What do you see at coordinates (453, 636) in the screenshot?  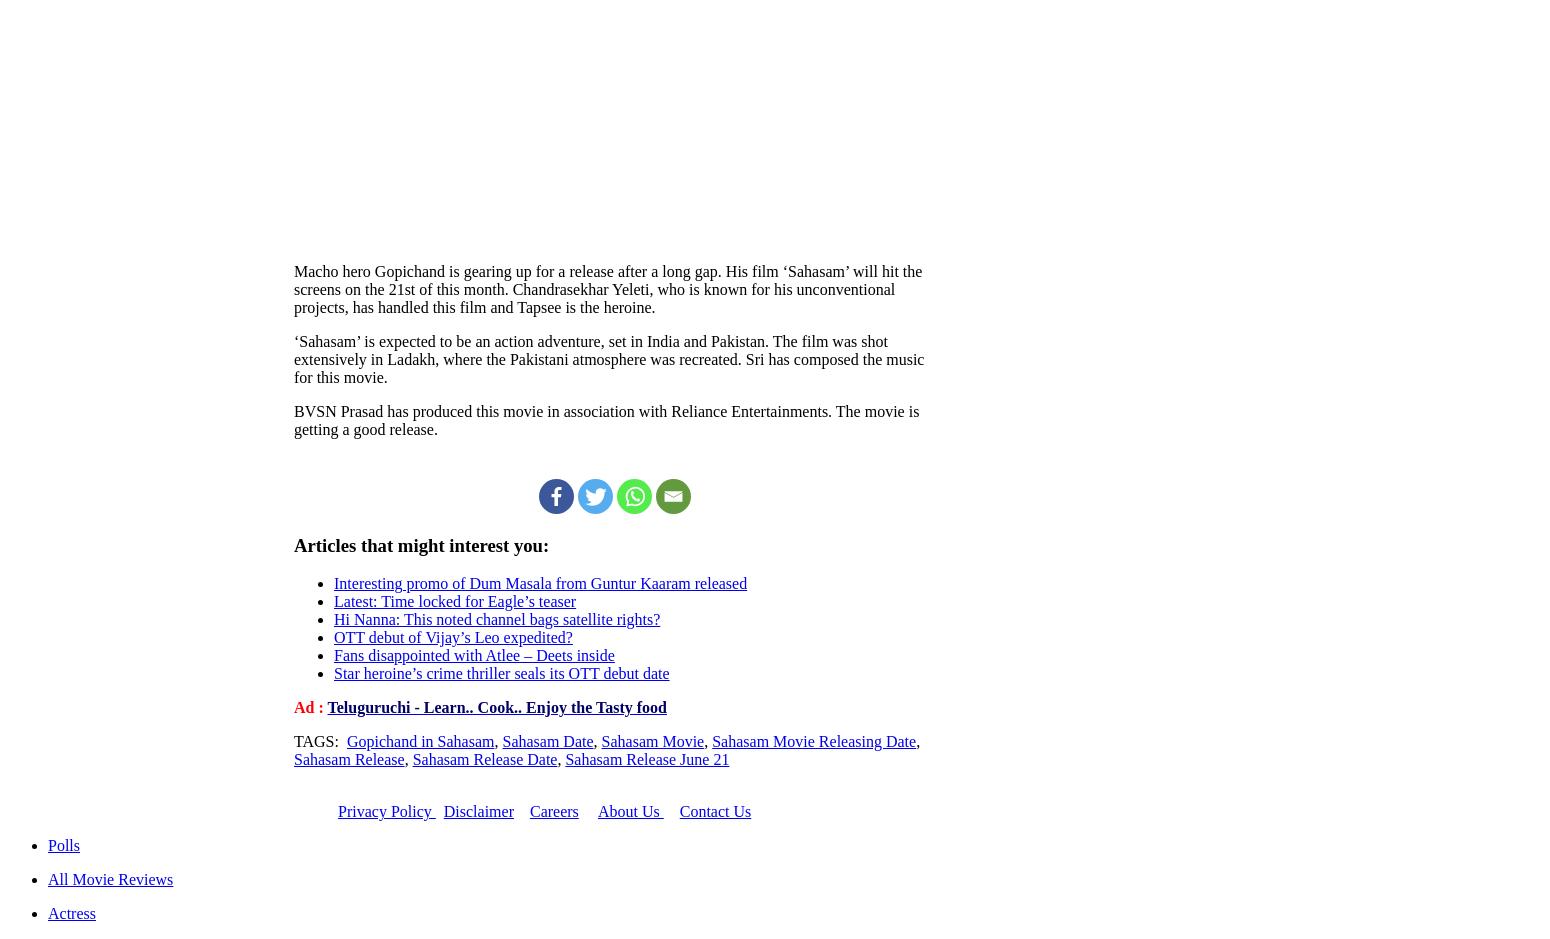 I see `'OTT debut of Vijay’s Leo expedited?'` at bounding box center [453, 636].